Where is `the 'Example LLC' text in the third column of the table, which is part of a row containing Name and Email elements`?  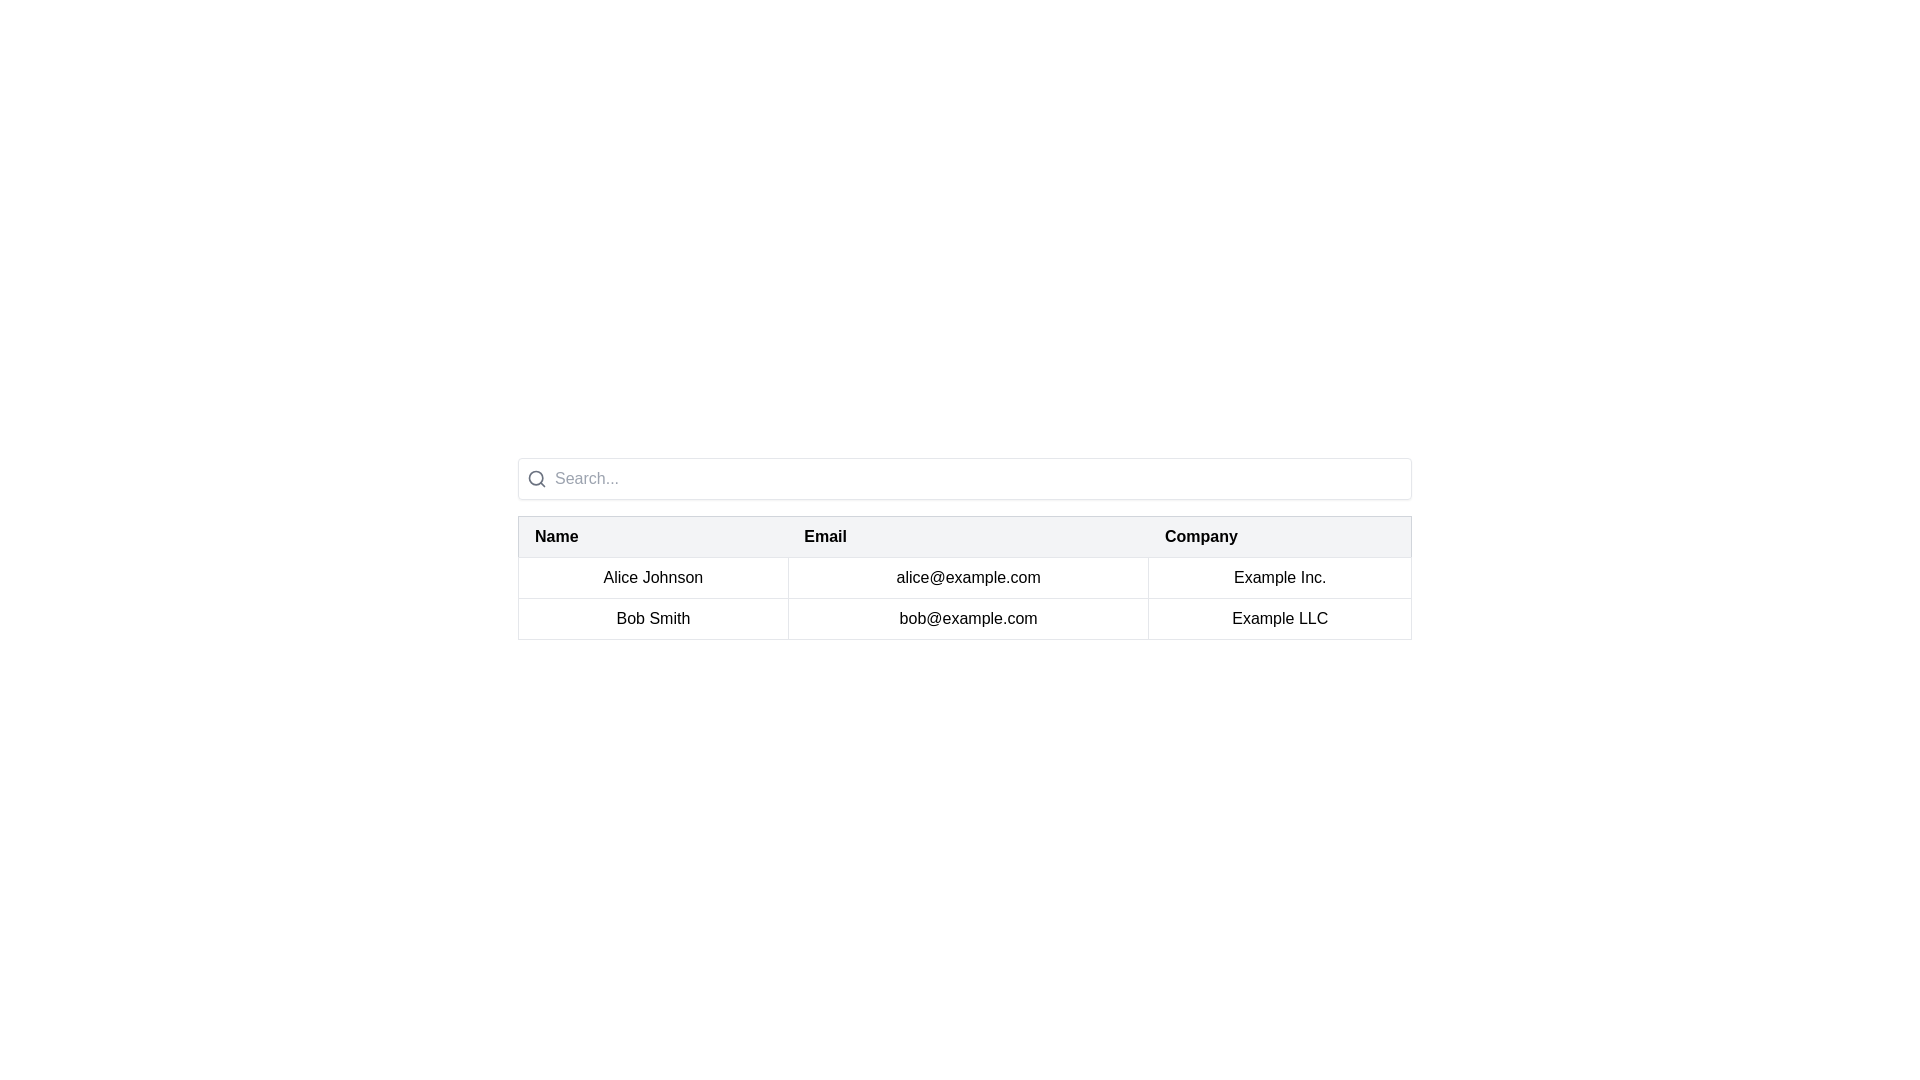
the 'Example LLC' text in the third column of the table, which is part of a row containing Name and Email elements is located at coordinates (1280, 617).